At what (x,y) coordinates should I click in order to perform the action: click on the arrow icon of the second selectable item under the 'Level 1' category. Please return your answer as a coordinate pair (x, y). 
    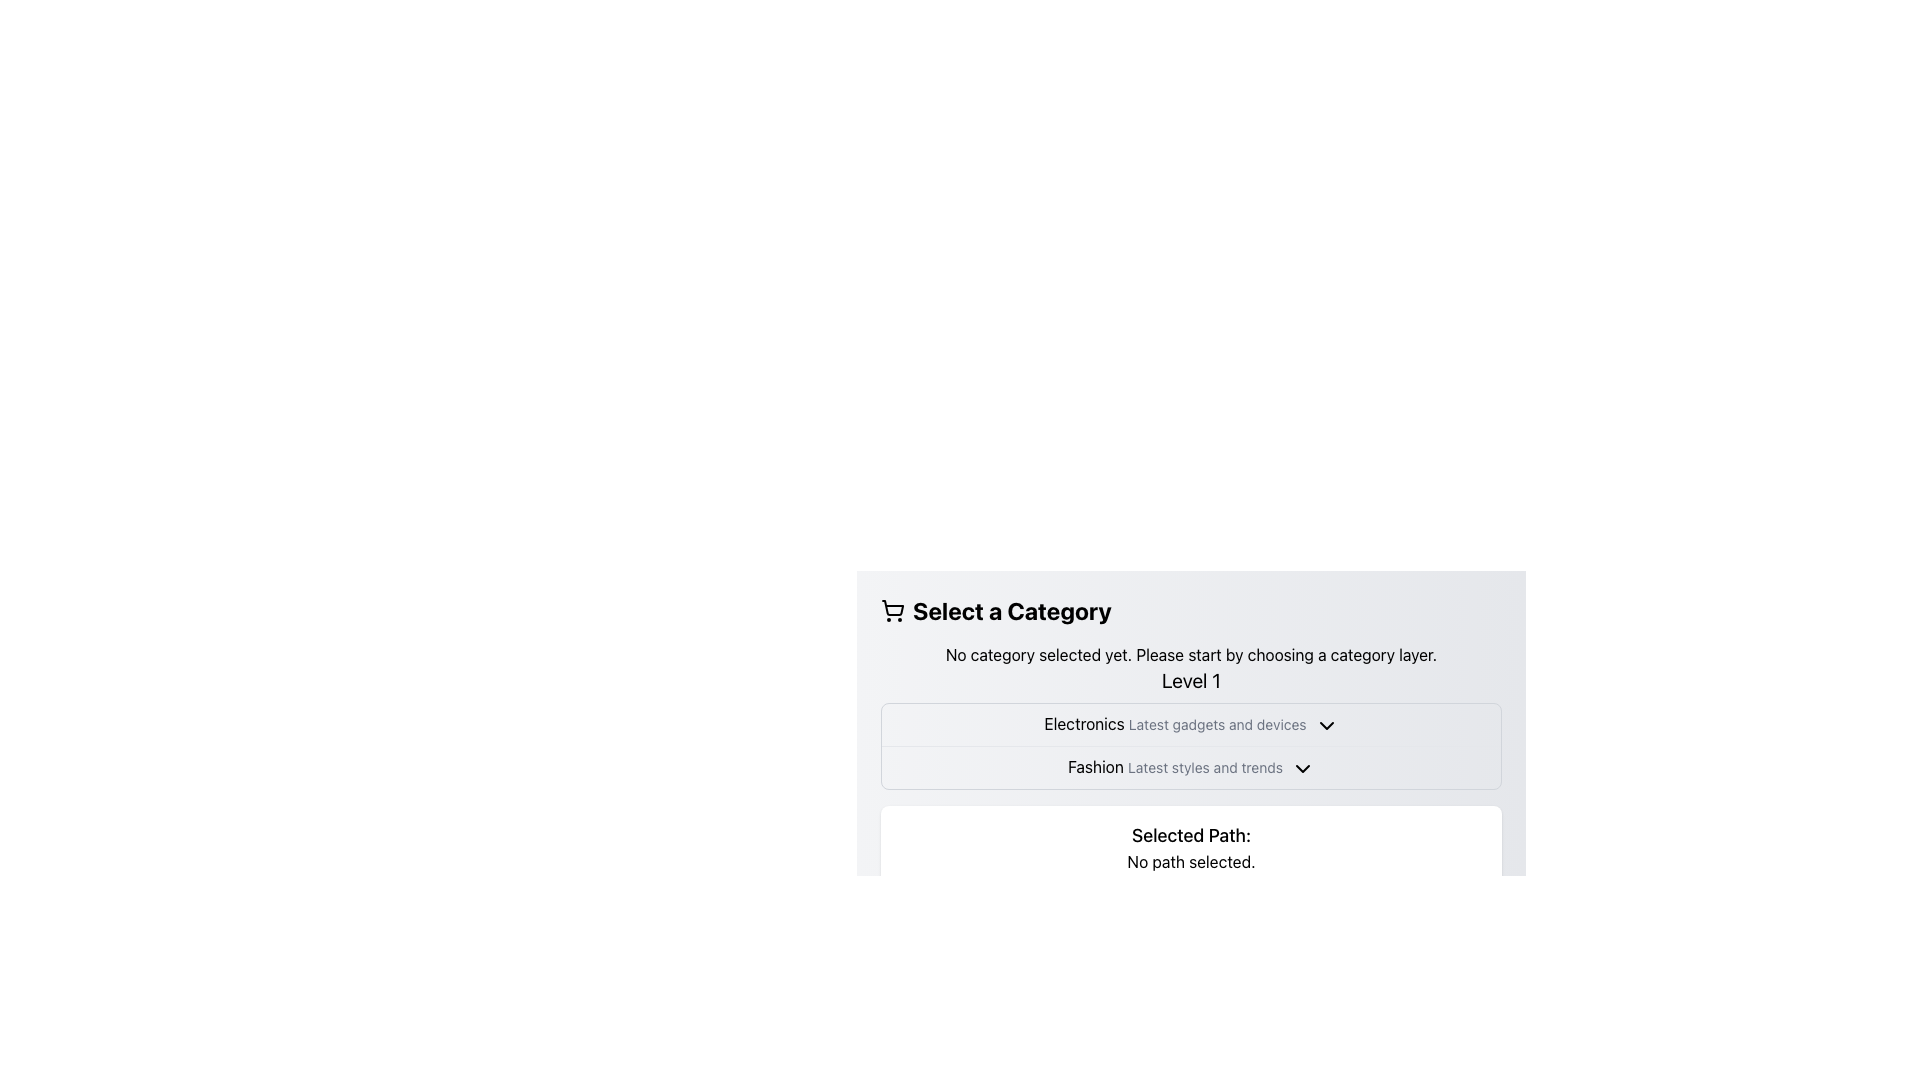
    Looking at the image, I should click on (1191, 766).